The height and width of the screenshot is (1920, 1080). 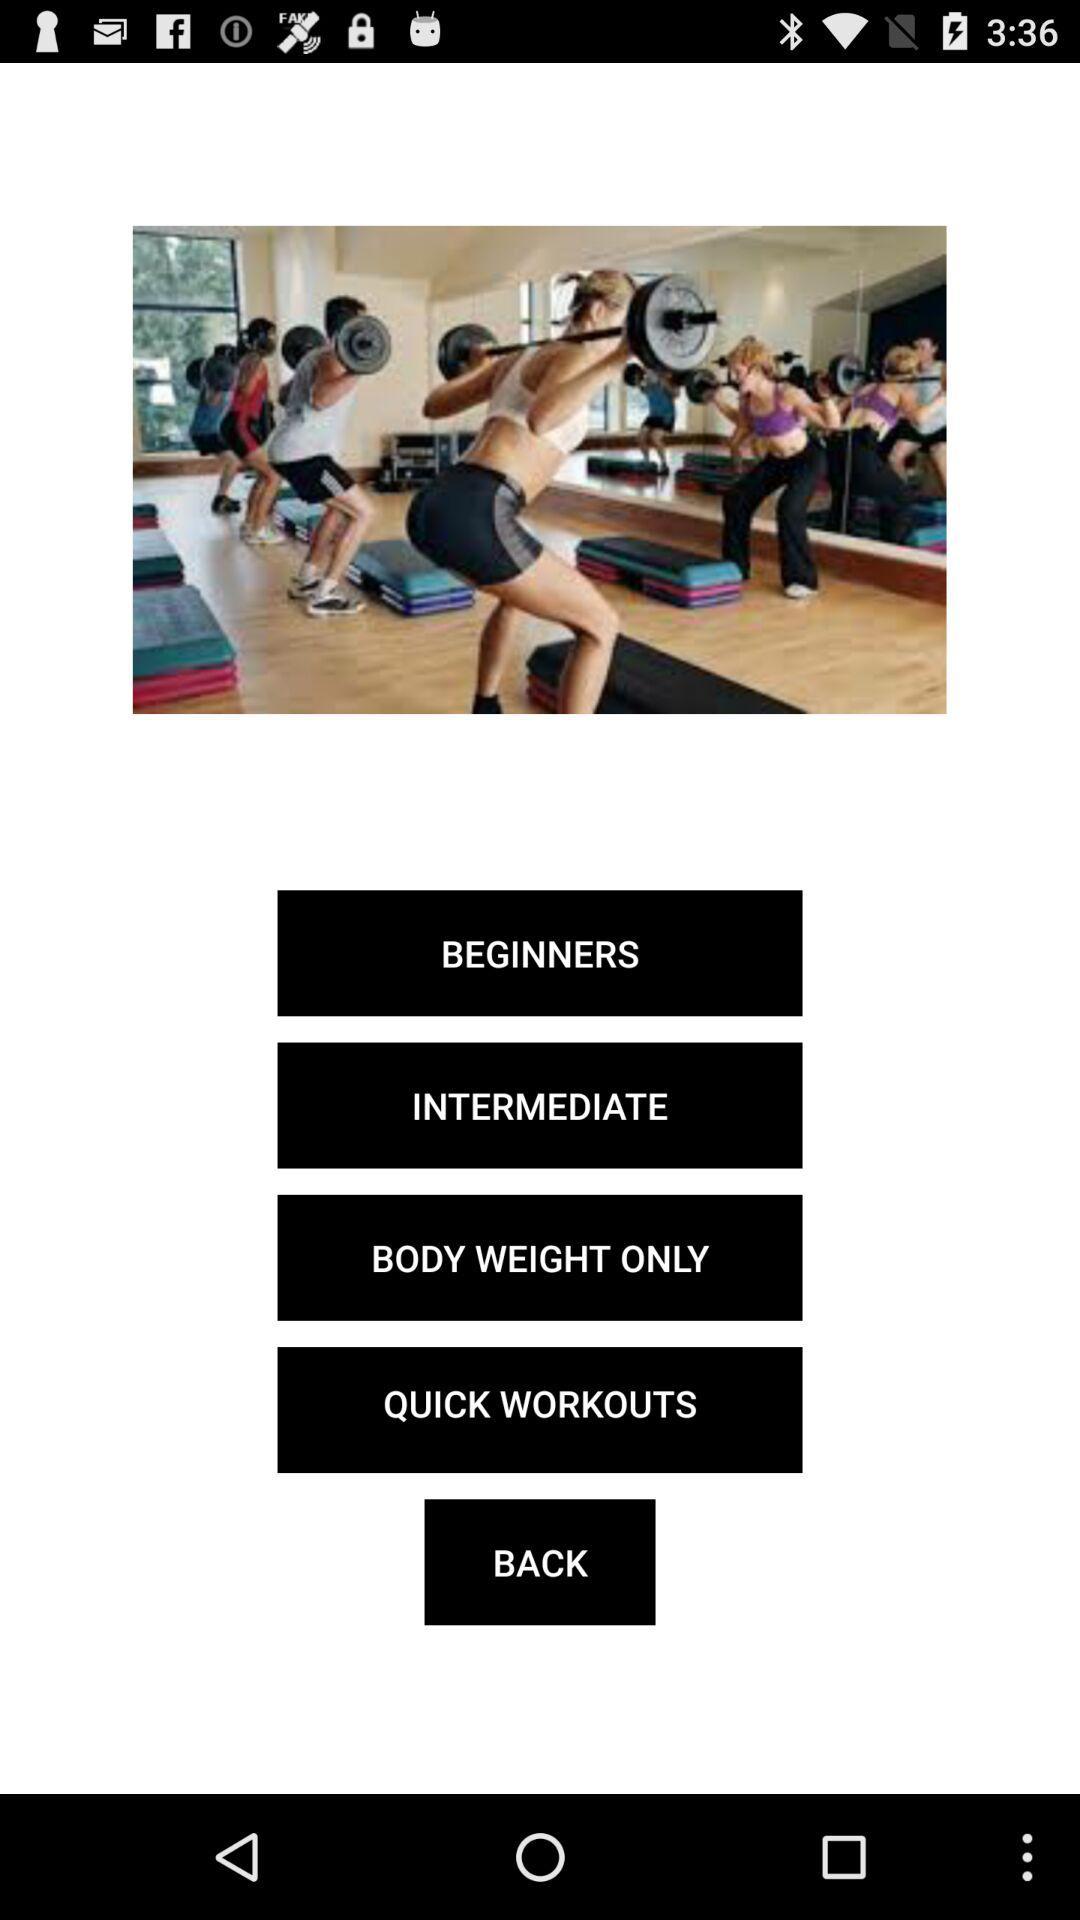 What do you see at coordinates (540, 1561) in the screenshot?
I see `back item` at bounding box center [540, 1561].